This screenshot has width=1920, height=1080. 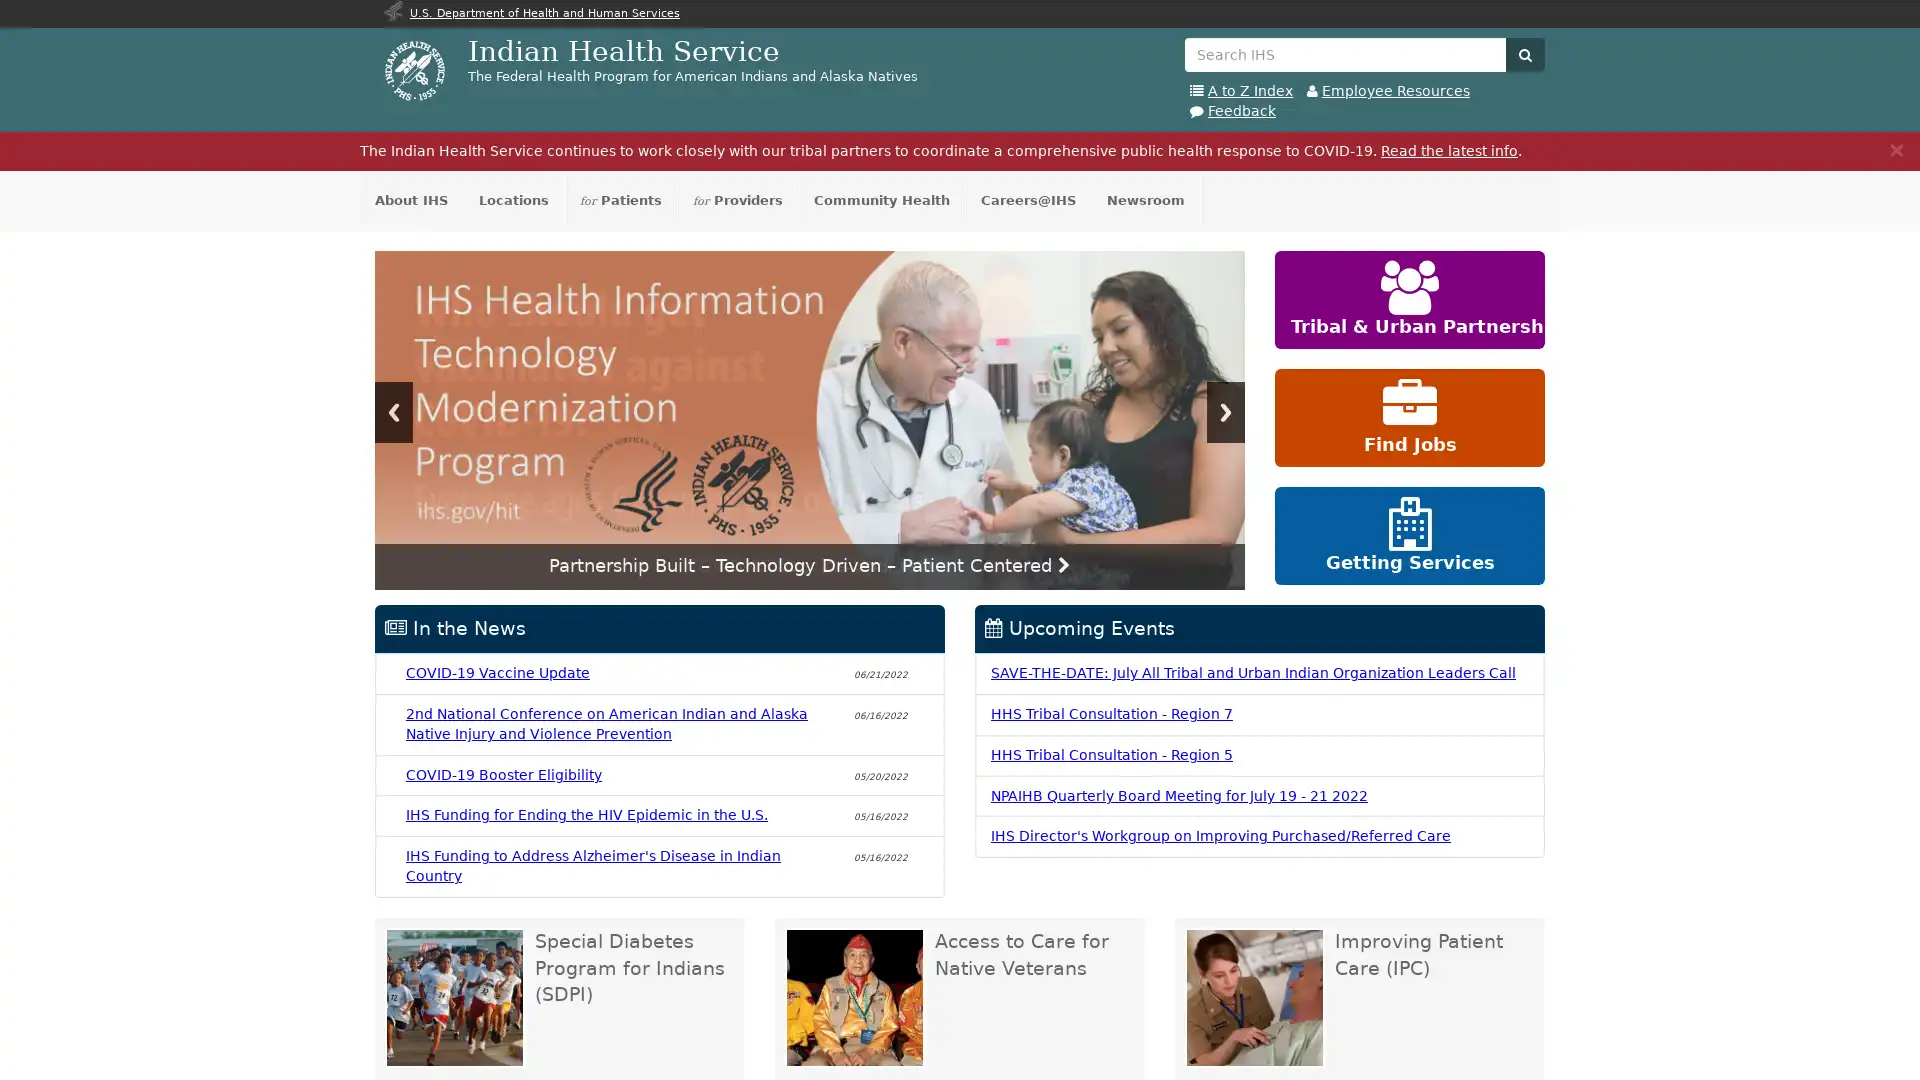 What do you see at coordinates (1409, 416) in the screenshot?
I see `Find Jobs` at bounding box center [1409, 416].